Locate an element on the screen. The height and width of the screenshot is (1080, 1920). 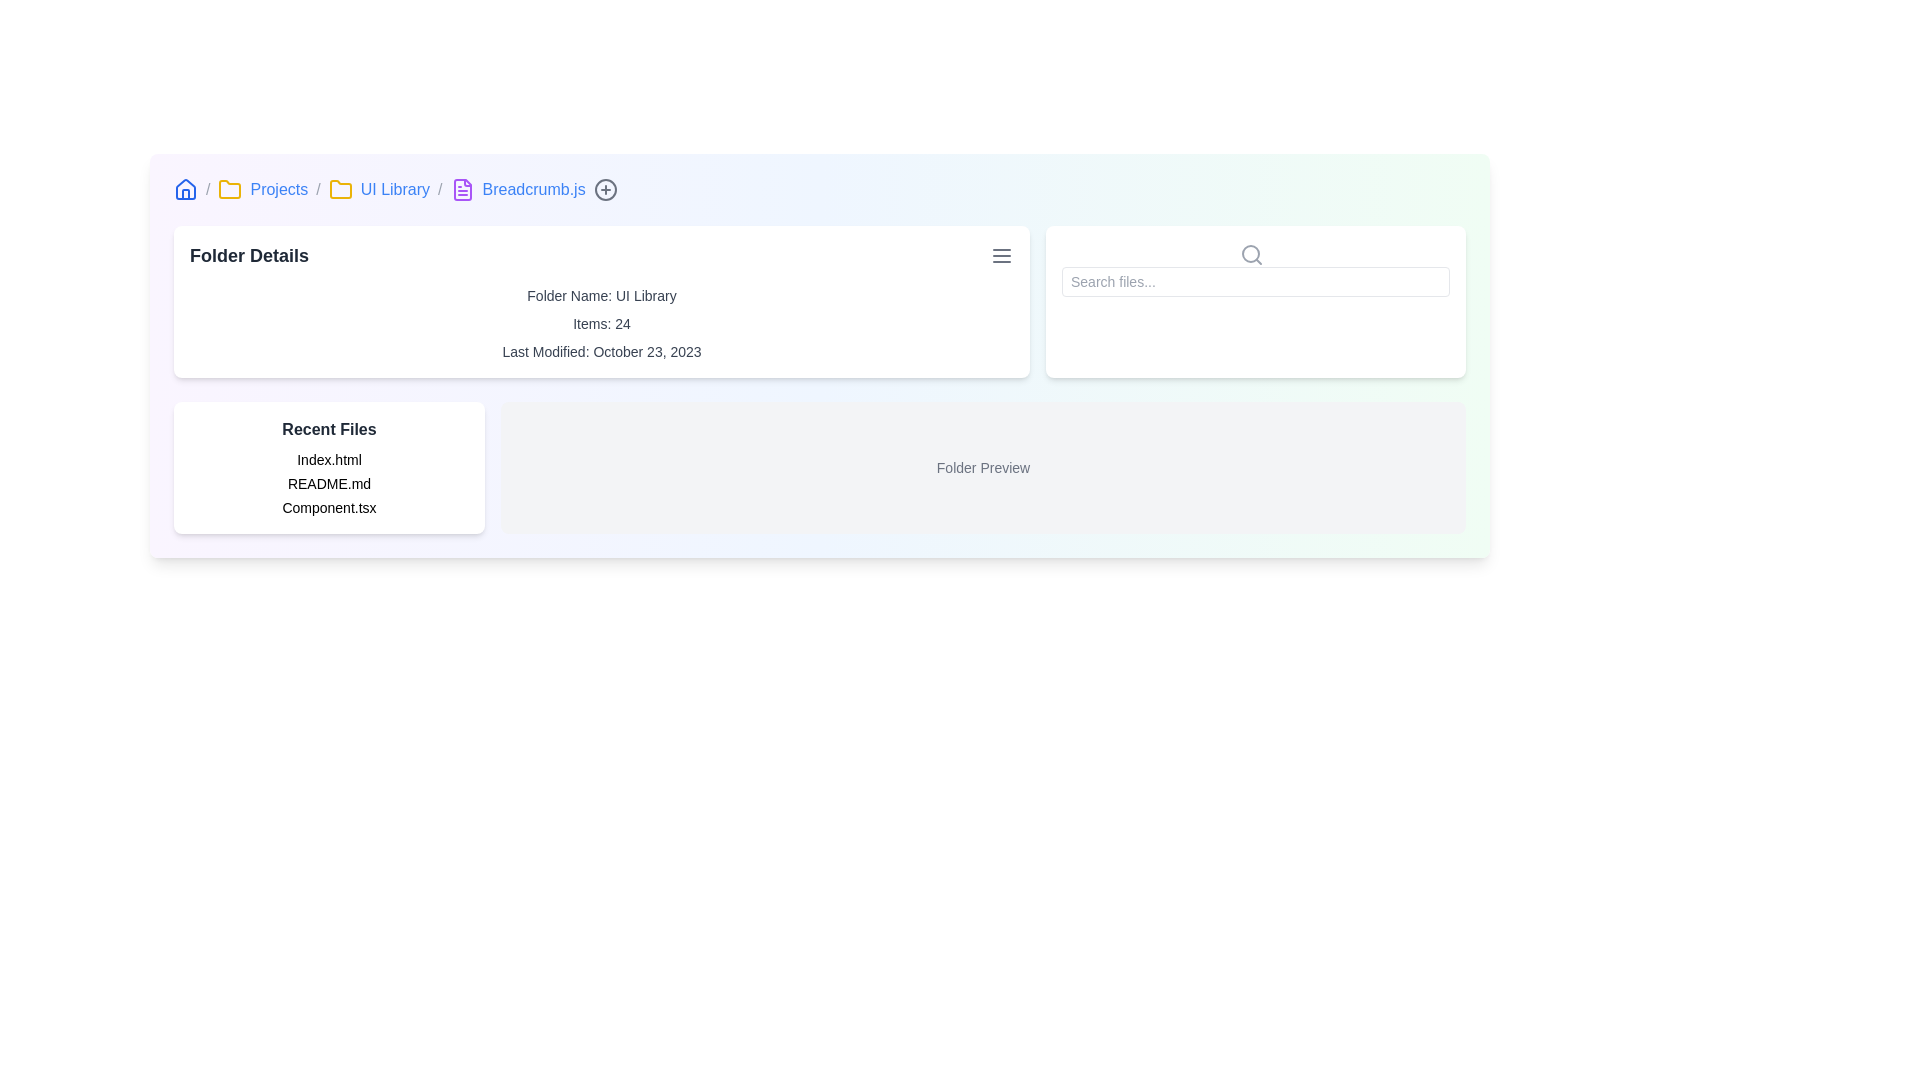
the house-shaped icon's lower rectangular section, which represents a door, located in the breadcrumb navigation bar to trigger navigation is located at coordinates (186, 194).